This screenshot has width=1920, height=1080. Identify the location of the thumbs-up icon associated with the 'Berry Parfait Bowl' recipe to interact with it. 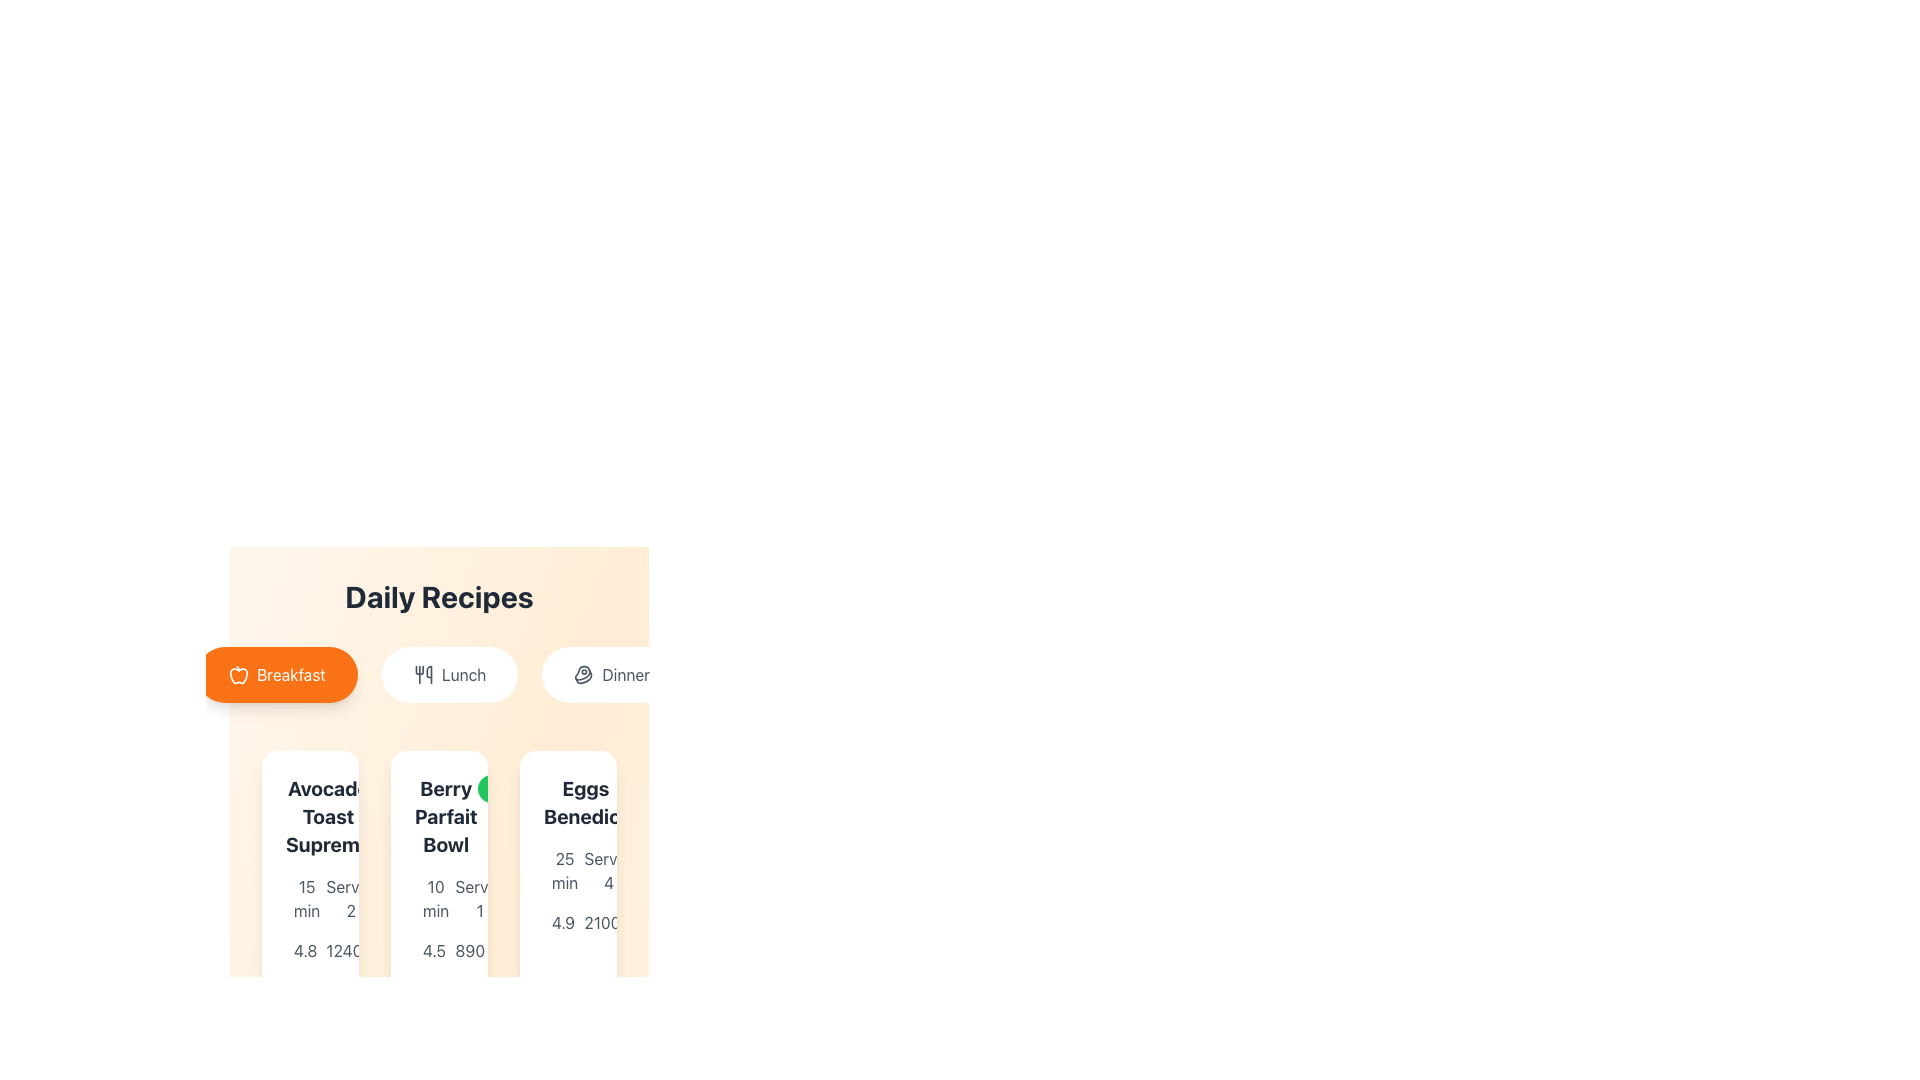
(458, 951).